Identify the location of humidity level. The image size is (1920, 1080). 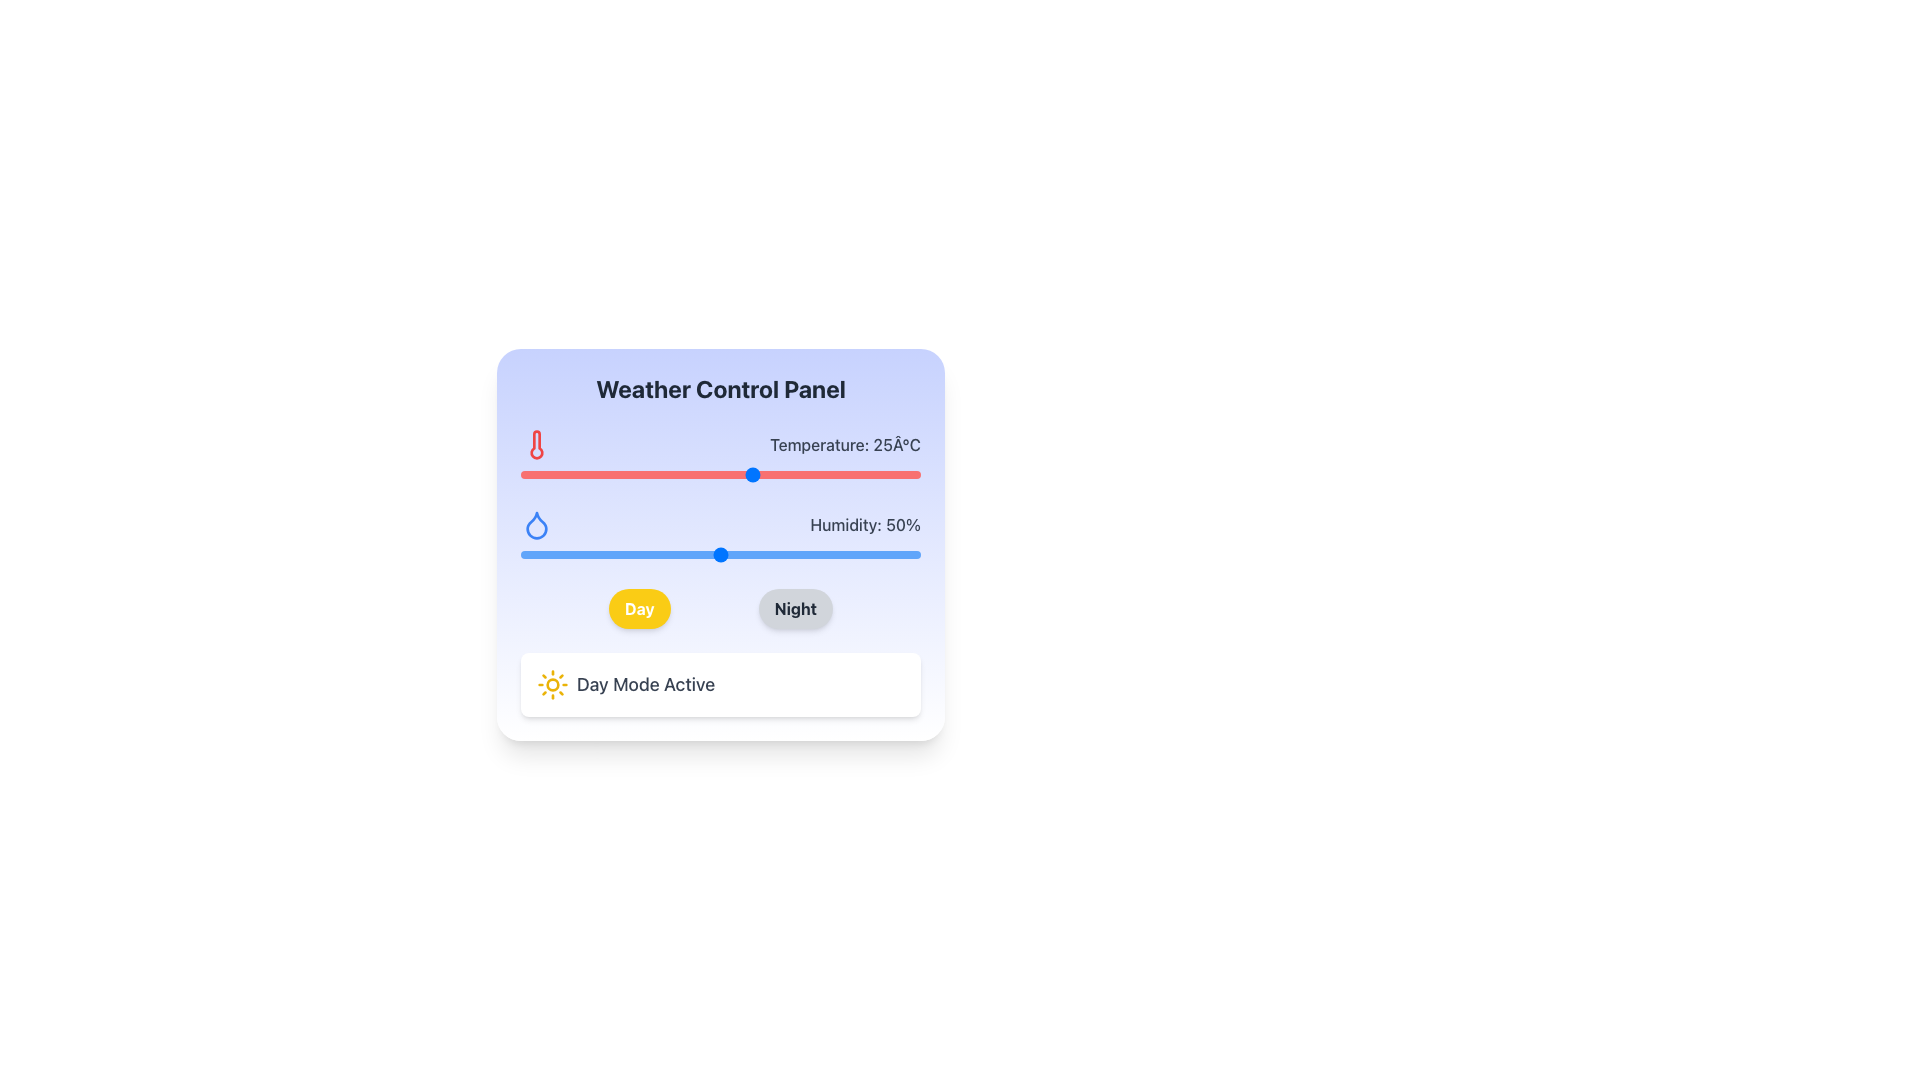
(545, 555).